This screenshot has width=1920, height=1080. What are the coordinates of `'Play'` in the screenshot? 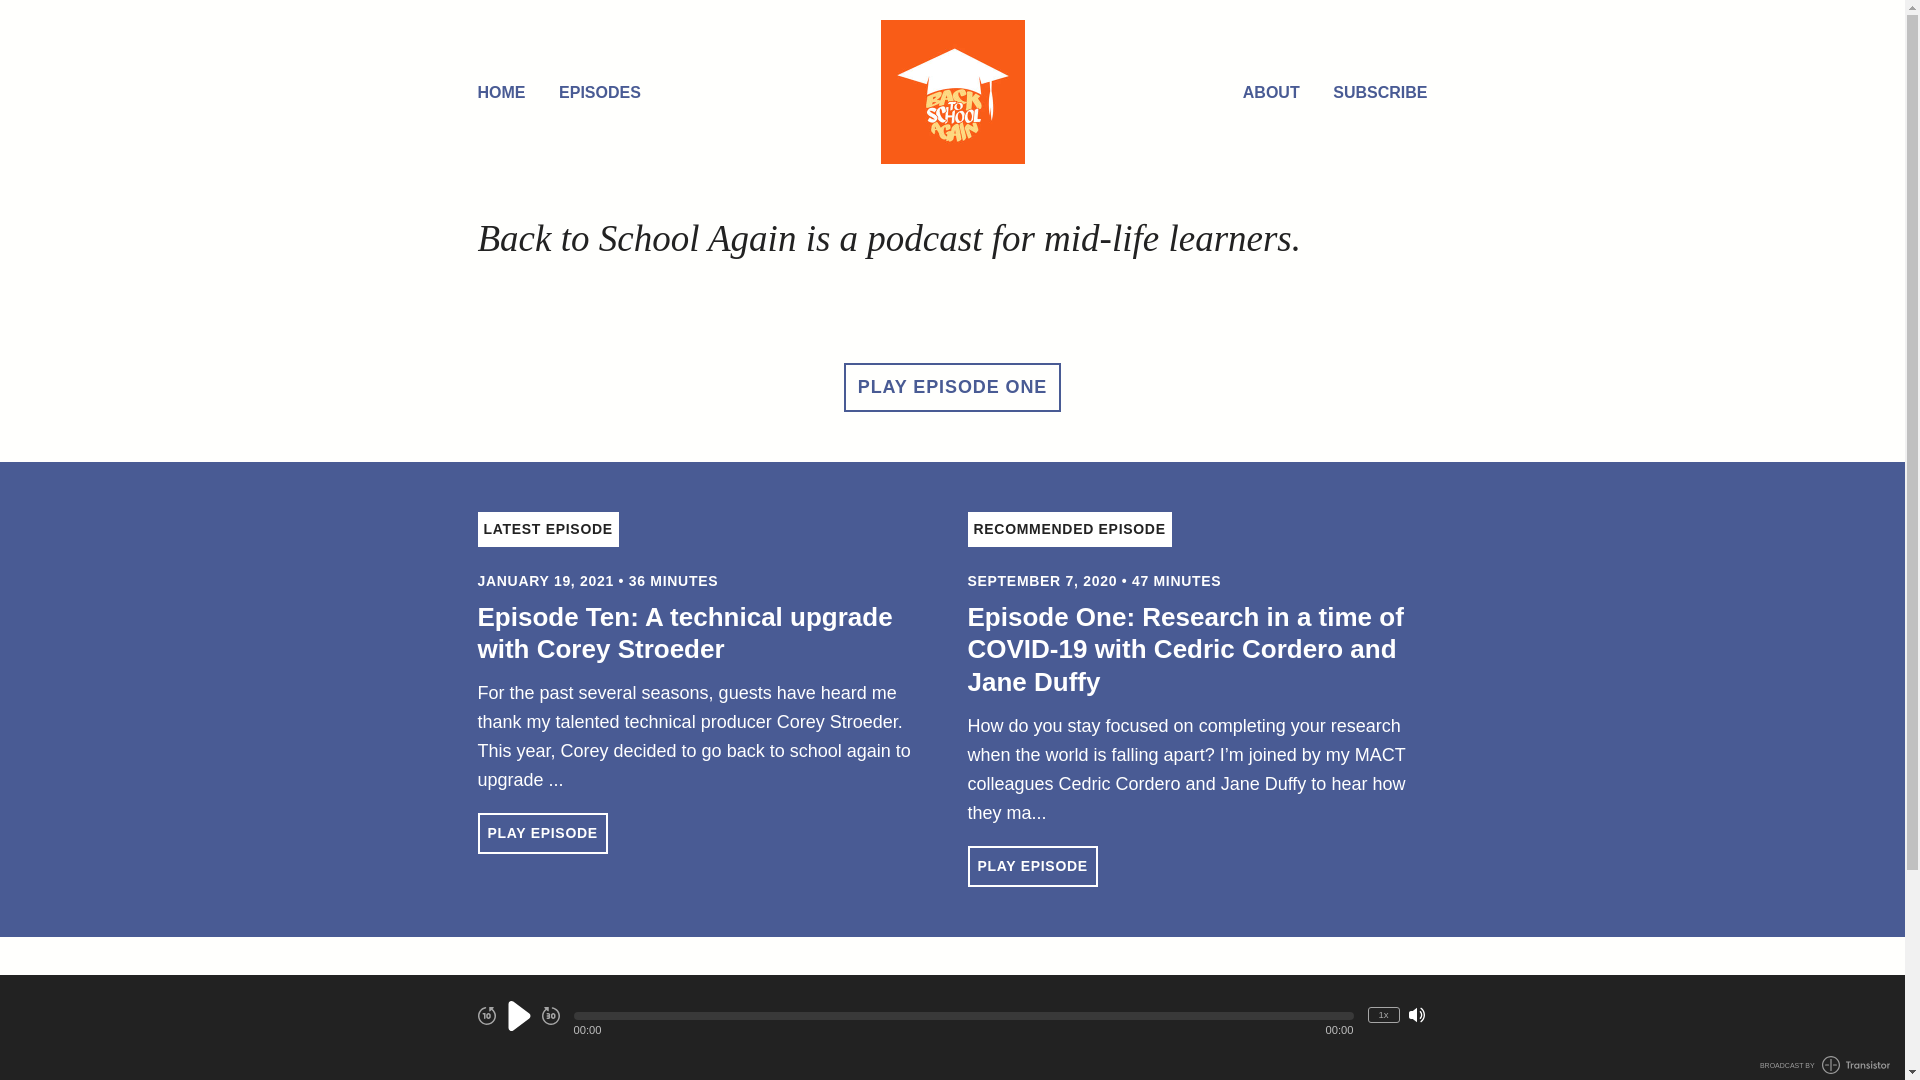 It's located at (518, 1015).